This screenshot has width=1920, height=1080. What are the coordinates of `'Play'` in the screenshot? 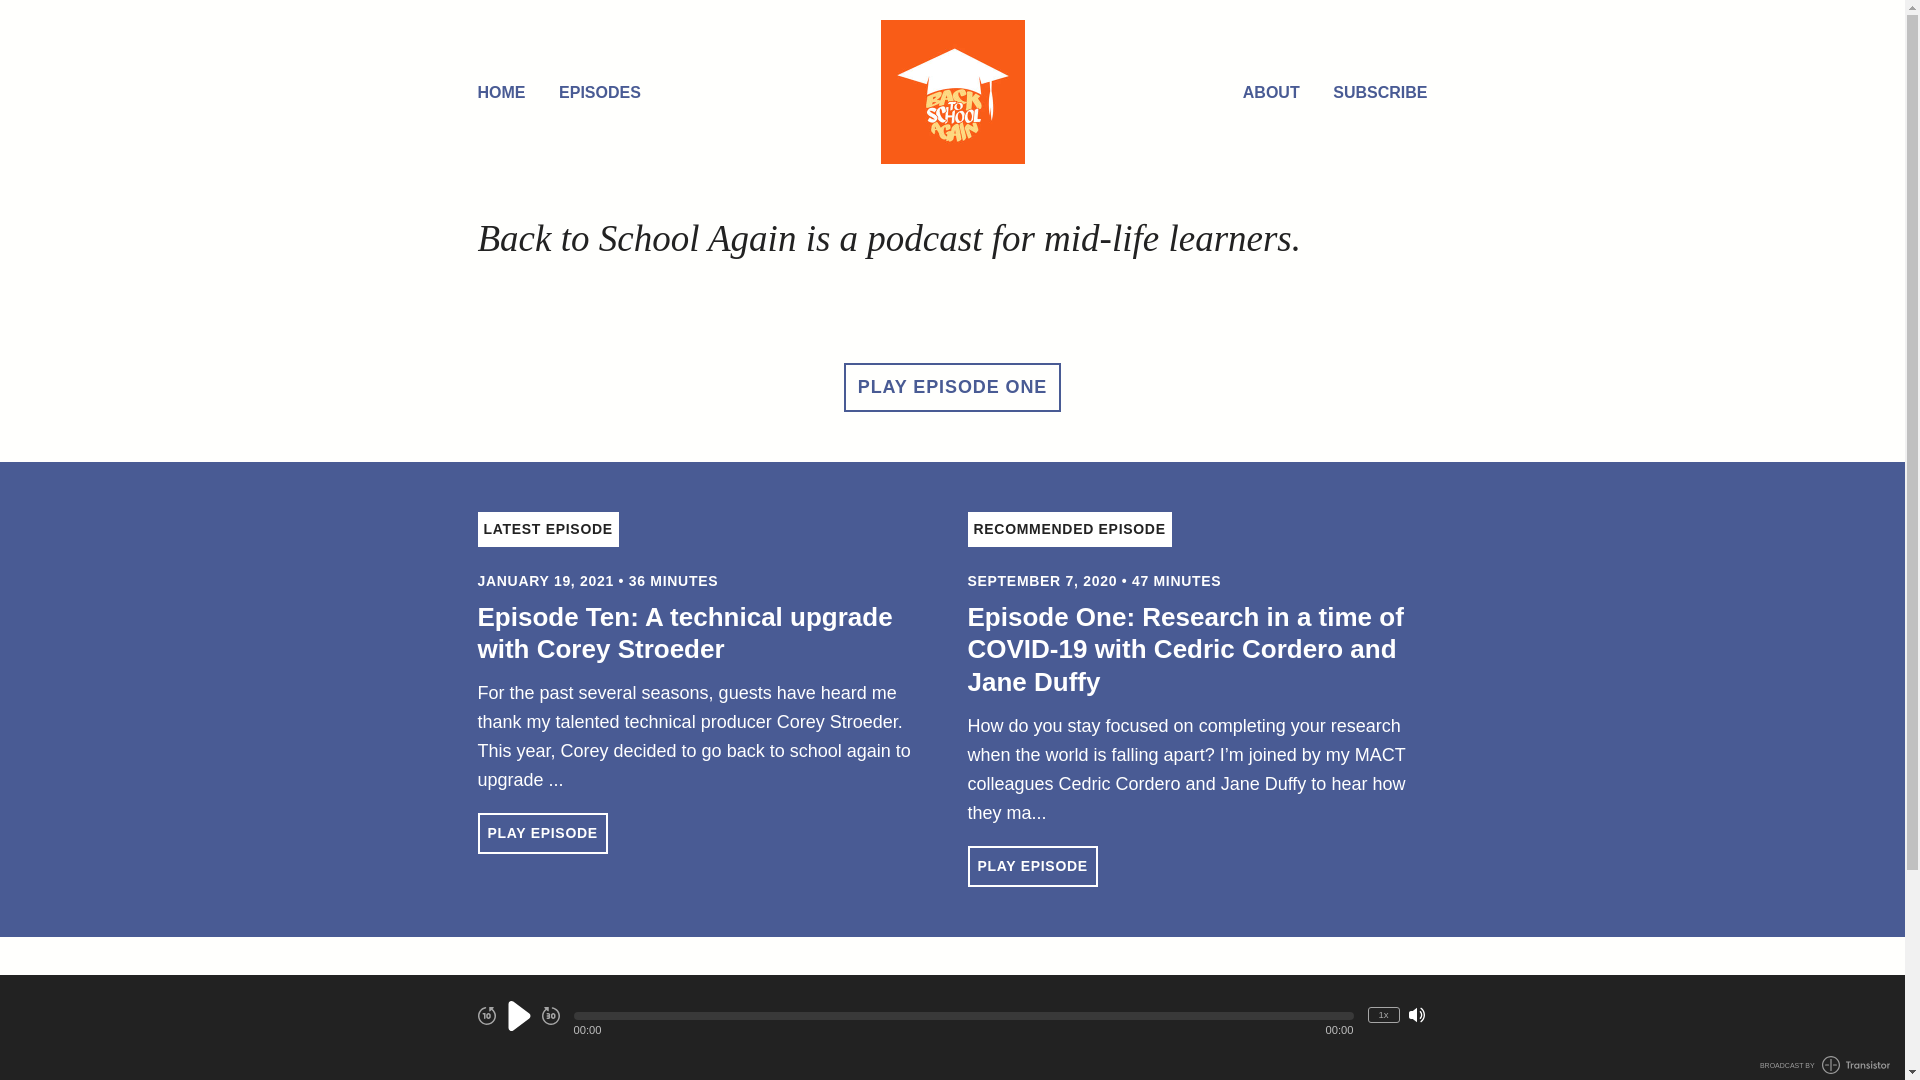 It's located at (518, 1015).